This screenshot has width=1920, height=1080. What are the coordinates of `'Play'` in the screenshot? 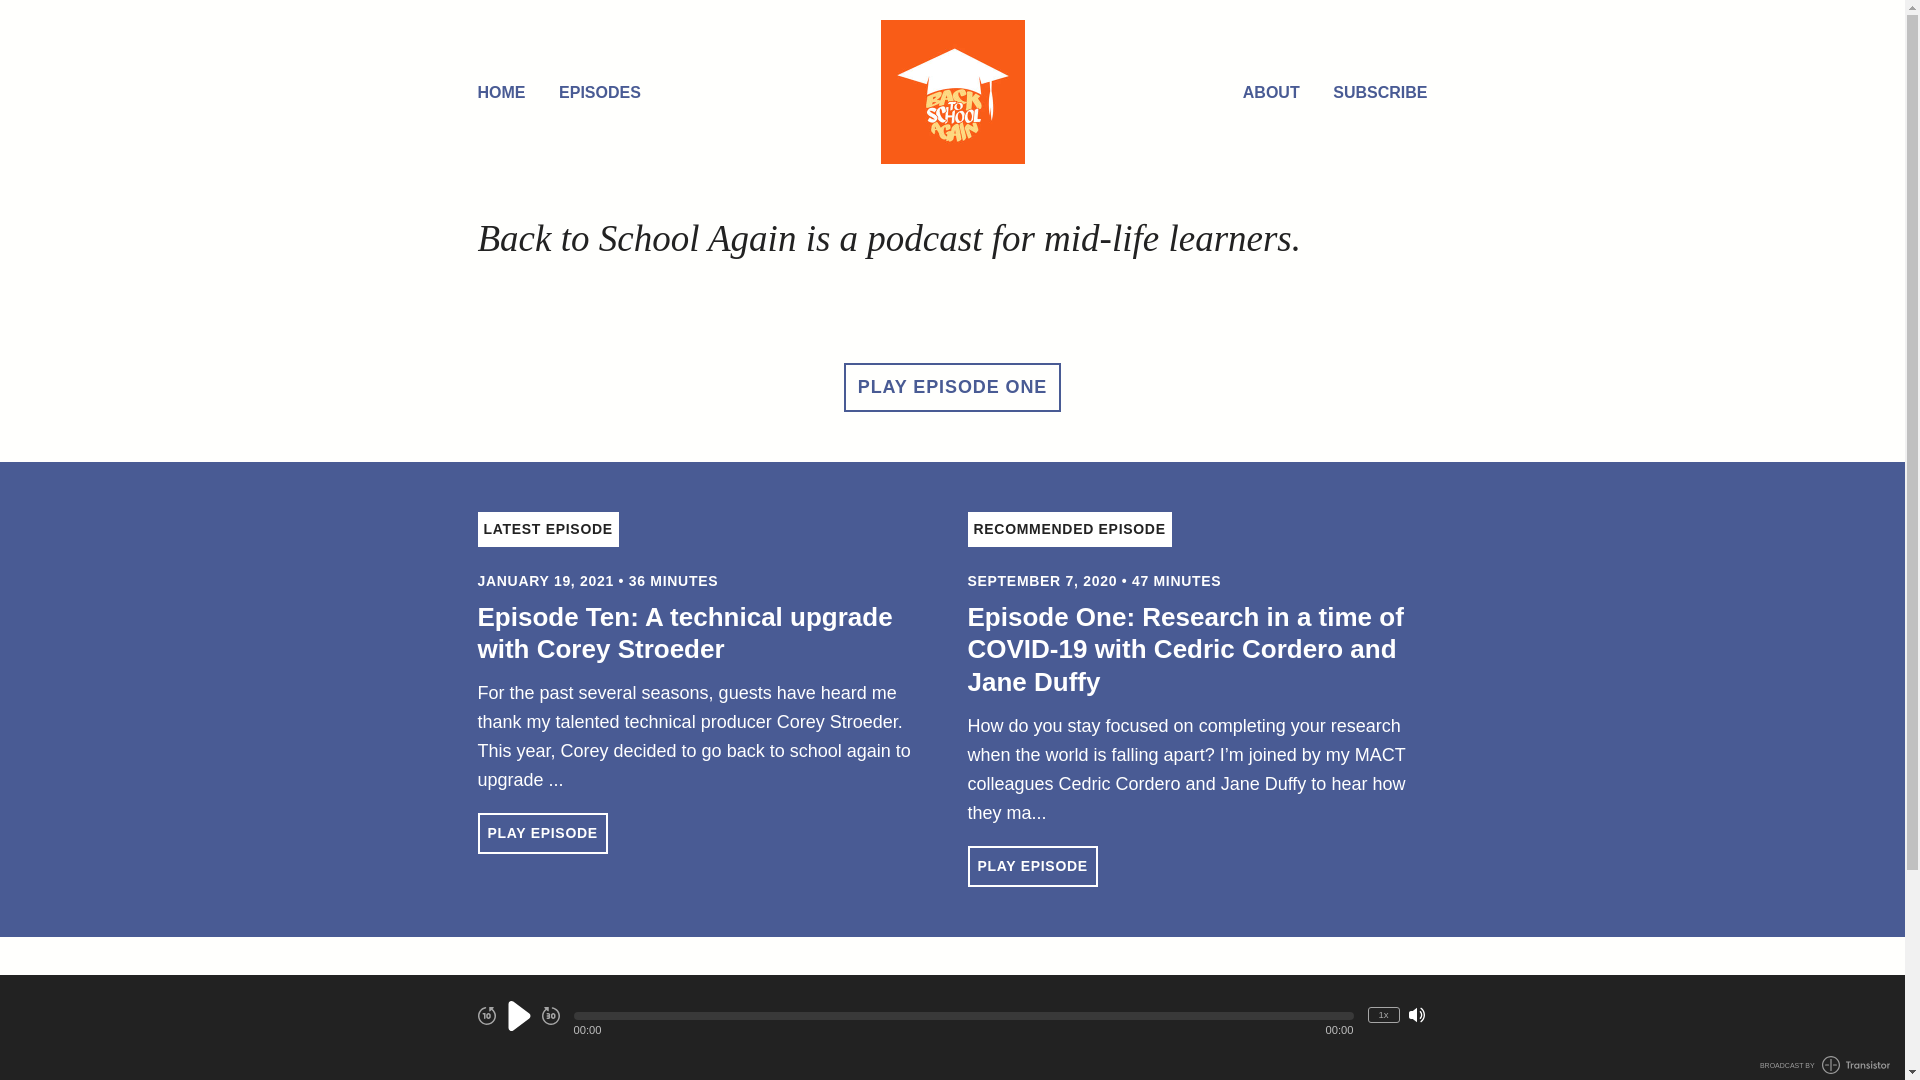 It's located at (518, 1015).